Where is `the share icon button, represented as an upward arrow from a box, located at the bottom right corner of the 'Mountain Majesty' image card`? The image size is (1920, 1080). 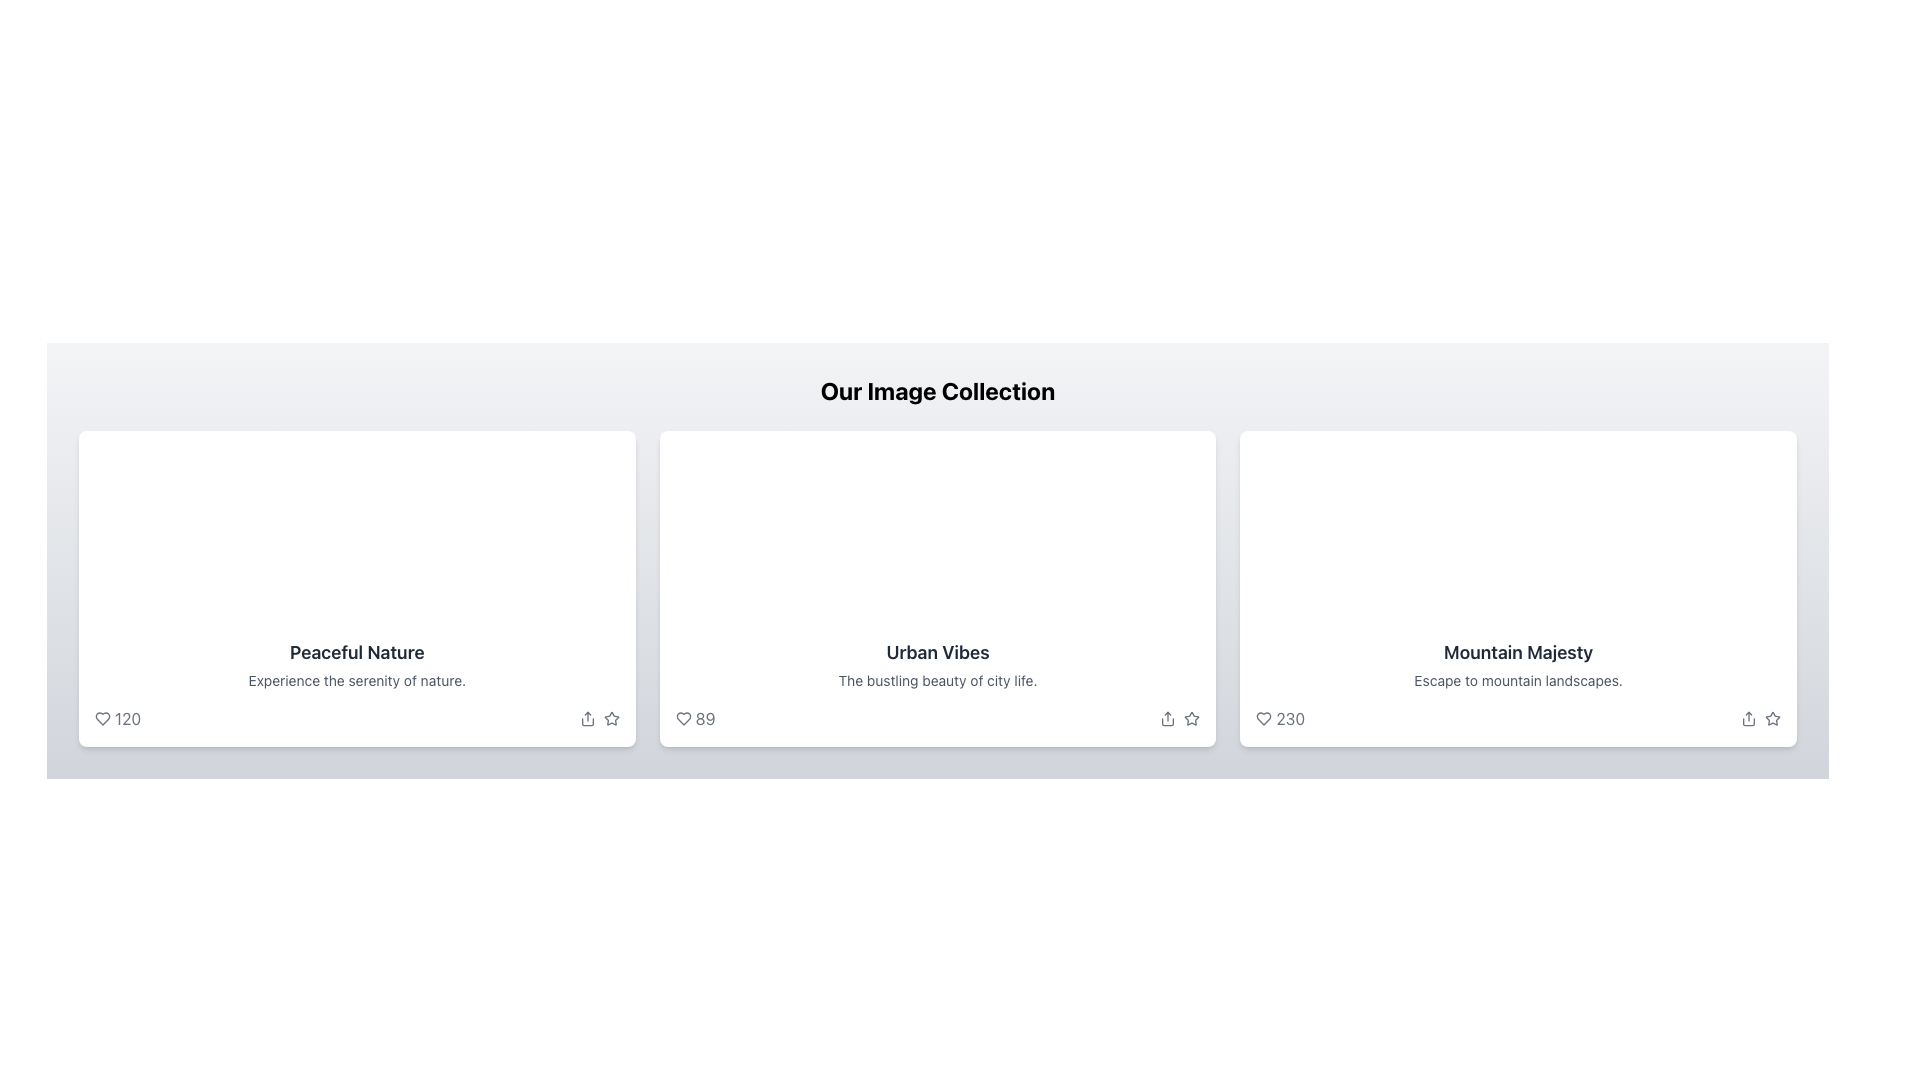
the share icon button, represented as an upward arrow from a box, located at the bottom right corner of the 'Mountain Majesty' image card is located at coordinates (1747, 717).